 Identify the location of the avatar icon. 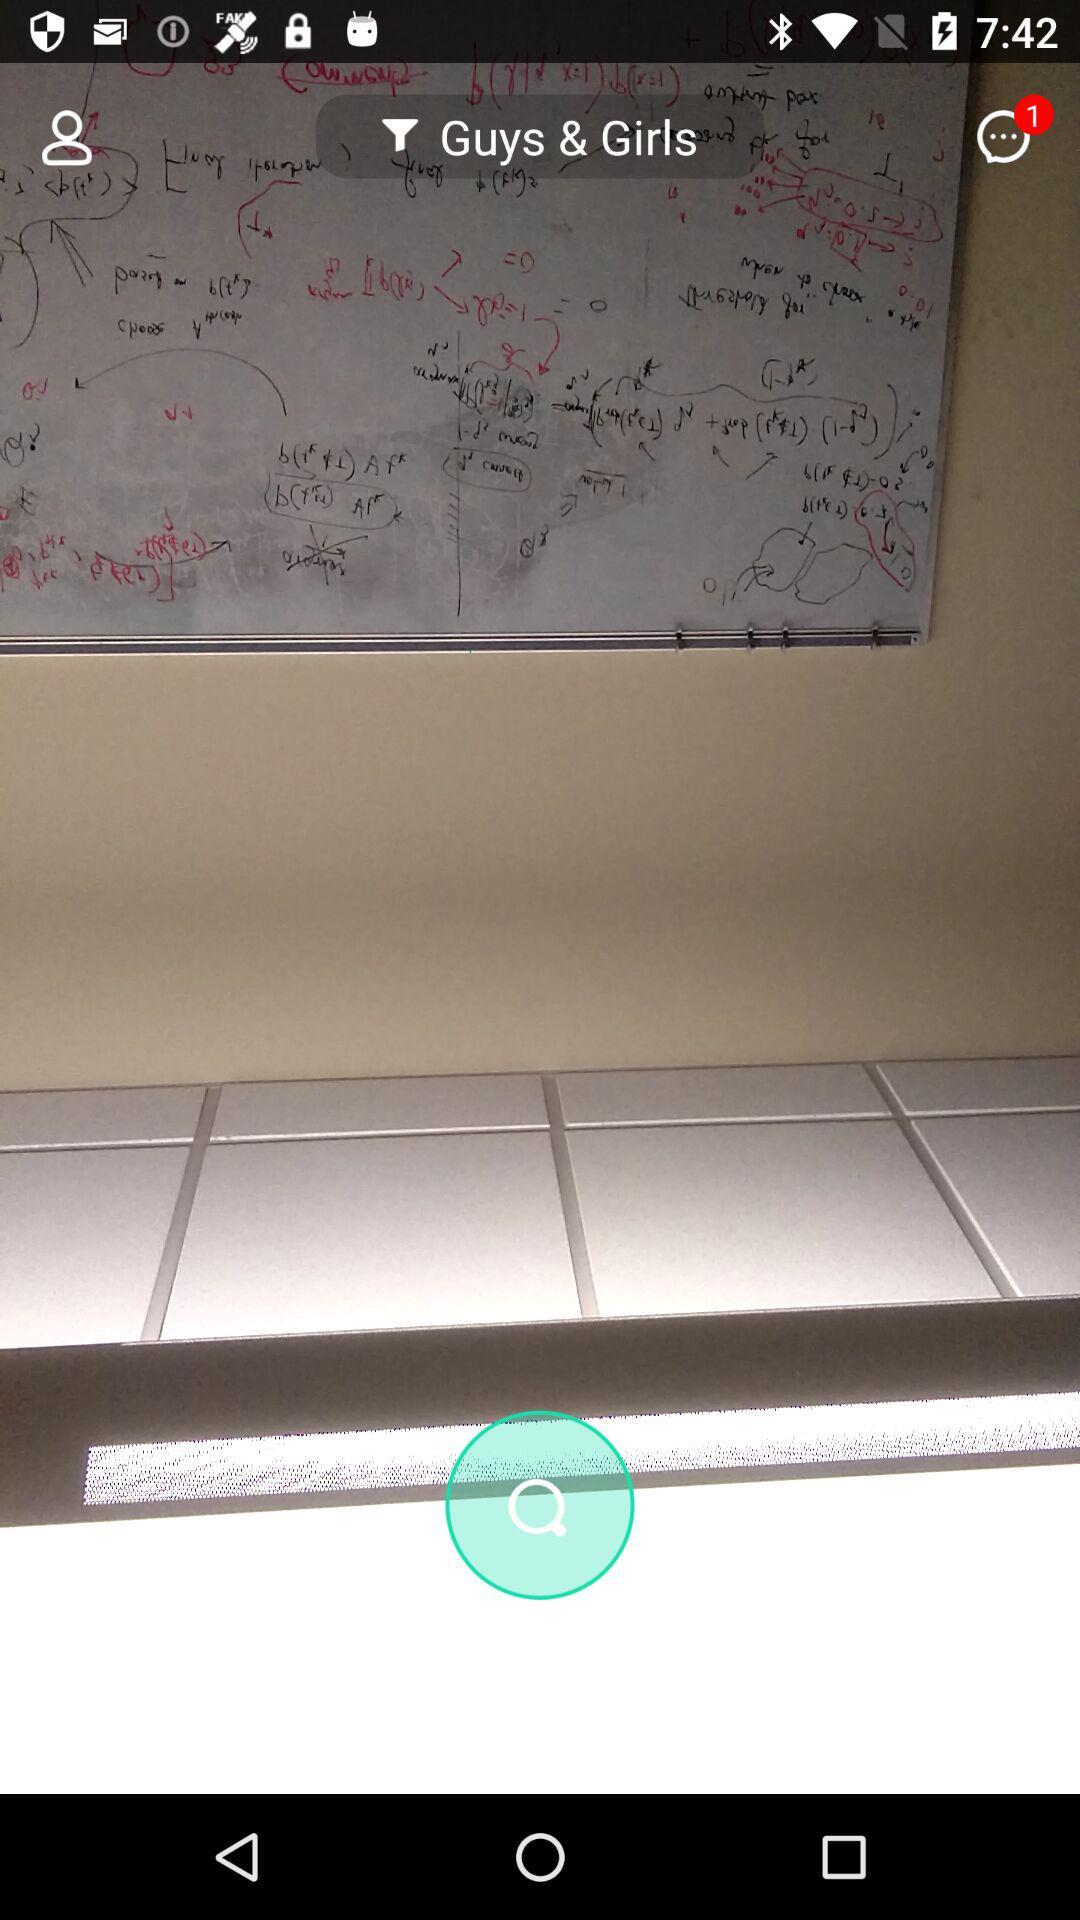
(54, 135).